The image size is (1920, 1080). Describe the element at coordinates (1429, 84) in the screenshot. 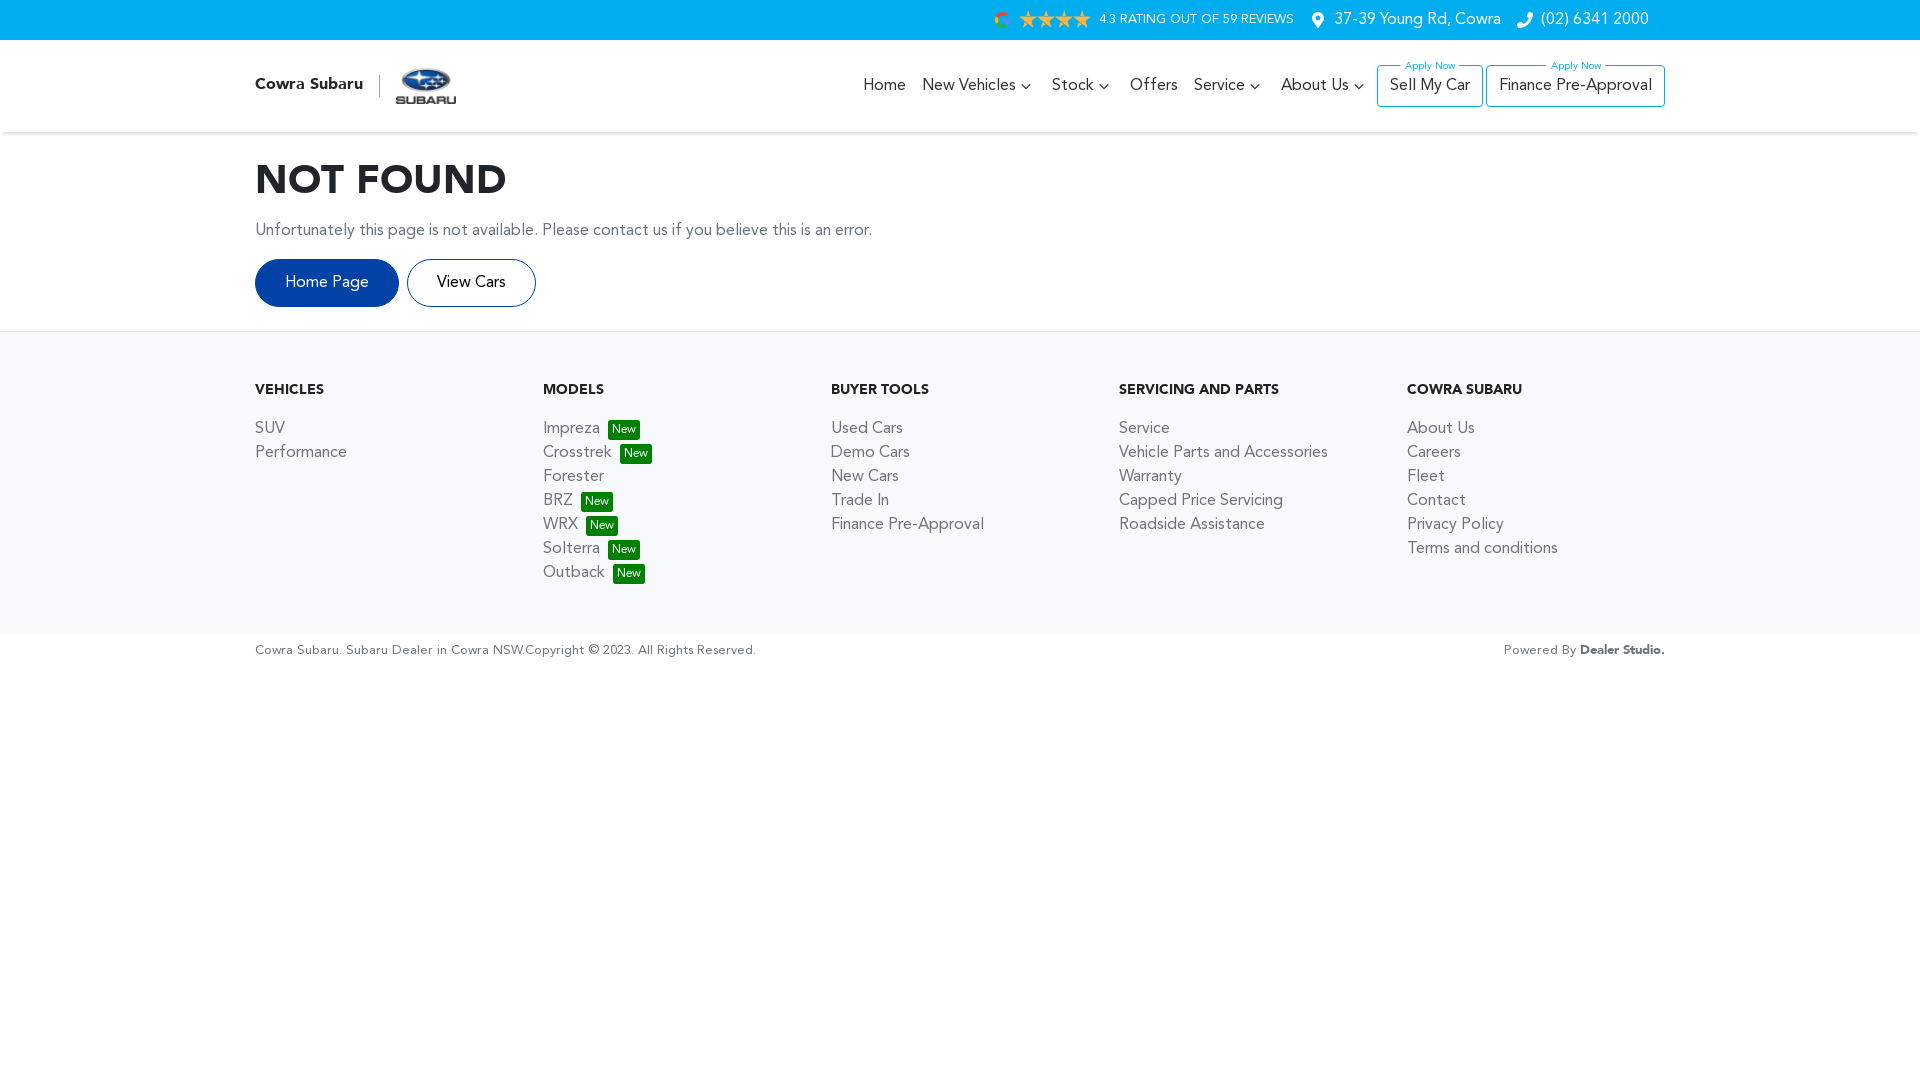

I see `'Sell My Car'` at that location.